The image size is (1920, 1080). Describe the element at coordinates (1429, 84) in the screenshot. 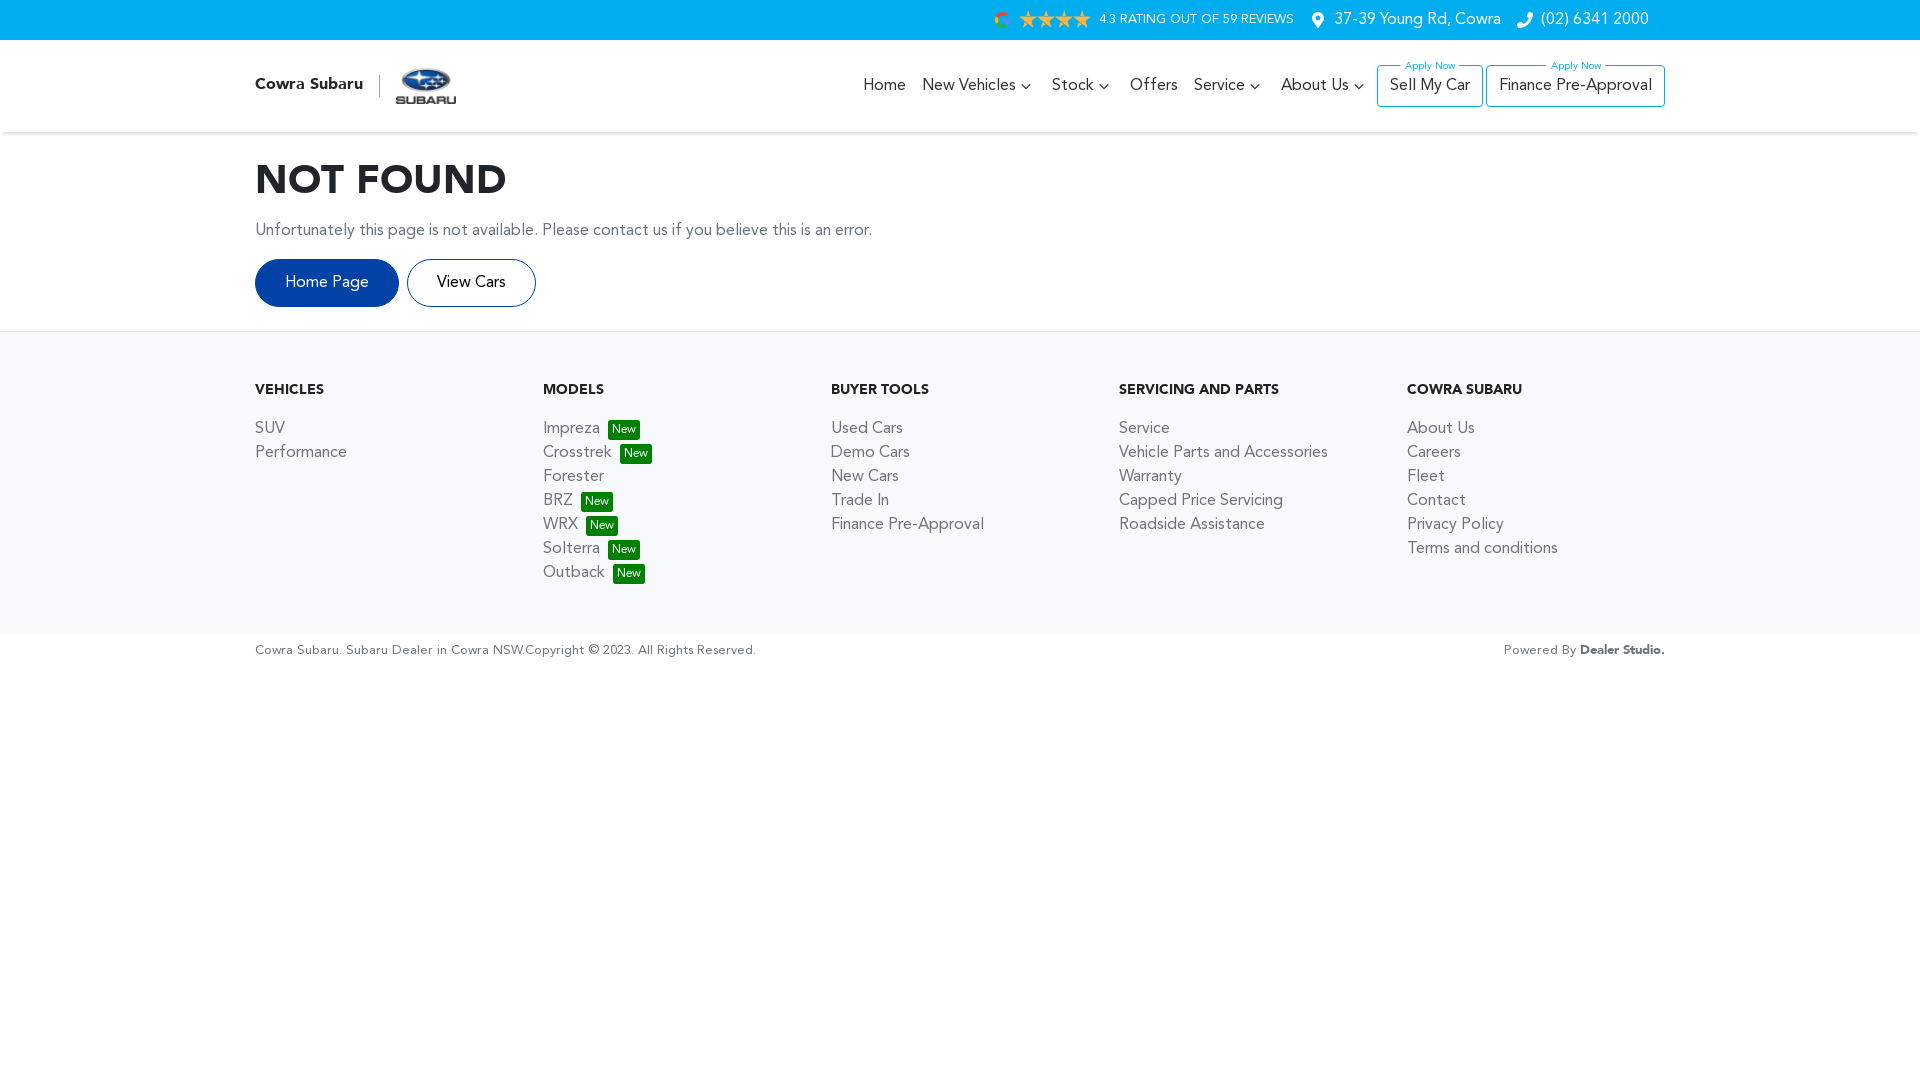

I see `'Sell My Car'` at that location.